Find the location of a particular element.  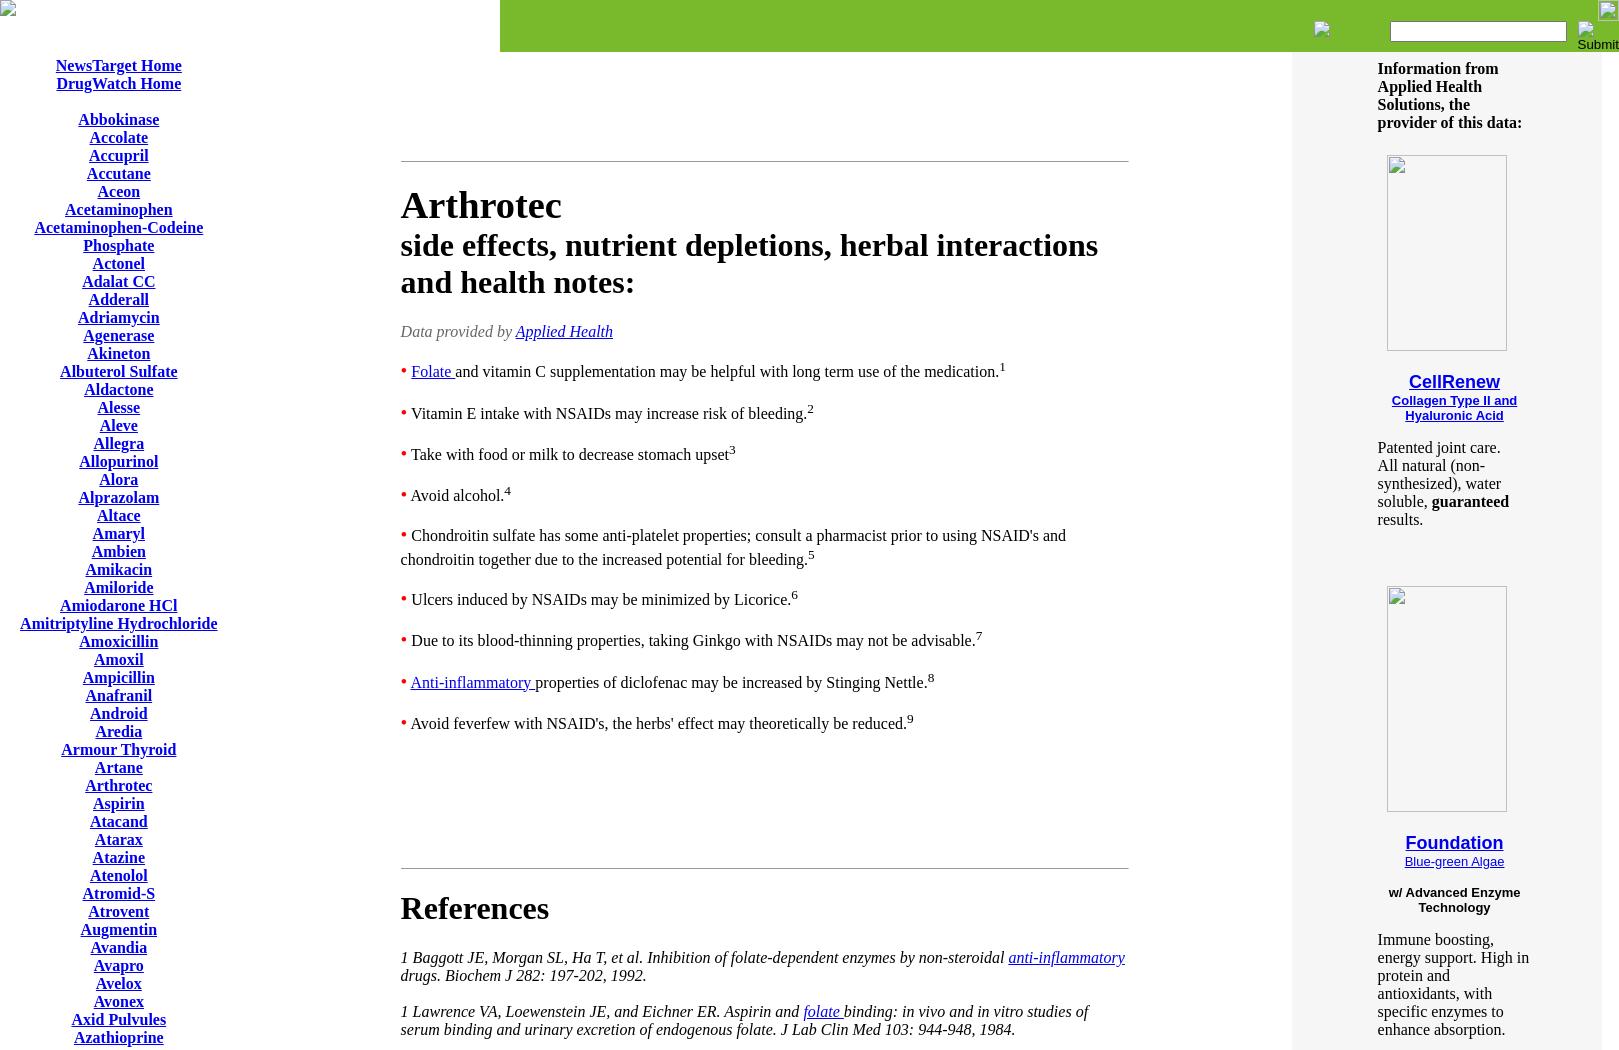

'8' is located at coordinates (929, 676).